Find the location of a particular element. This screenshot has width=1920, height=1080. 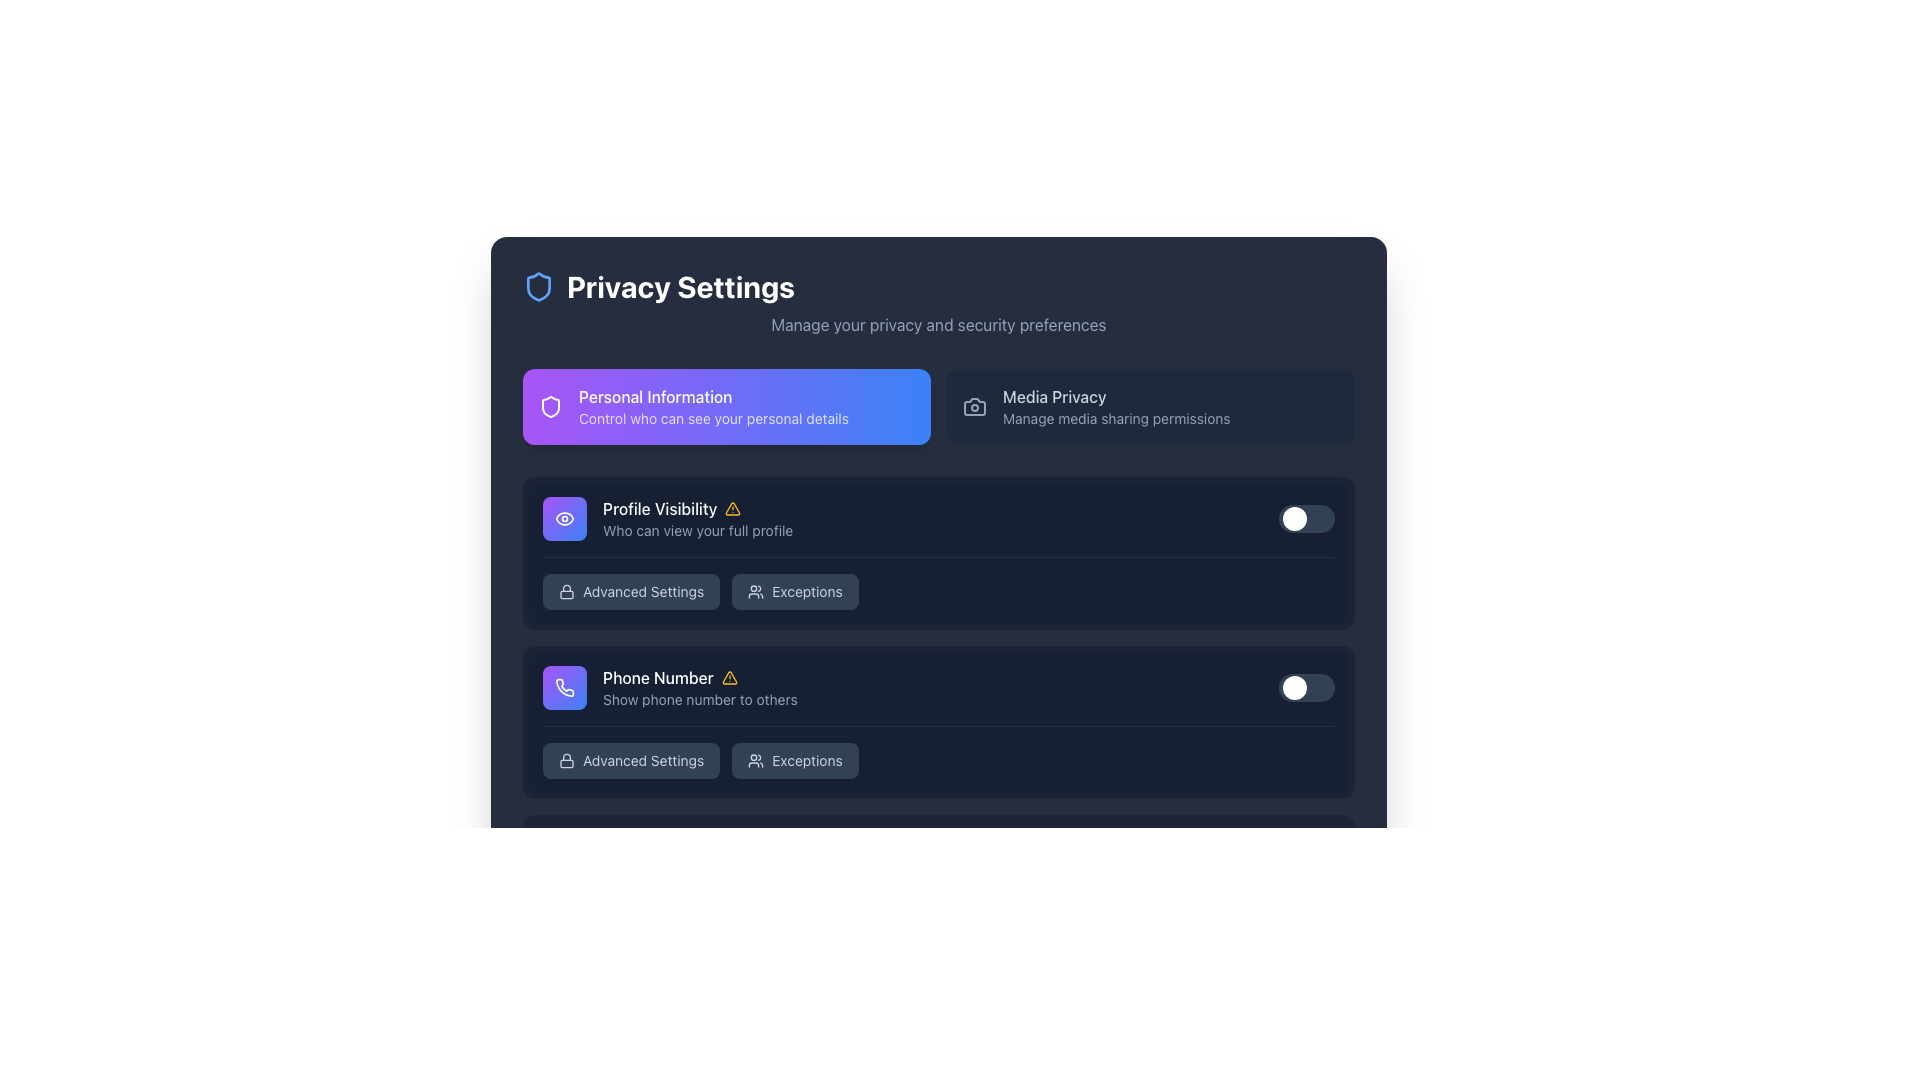

the 'Exceptions' button, which has a rounded rectangle shape and is located to the right of the 'Advanced Settings' button is located at coordinates (794, 760).